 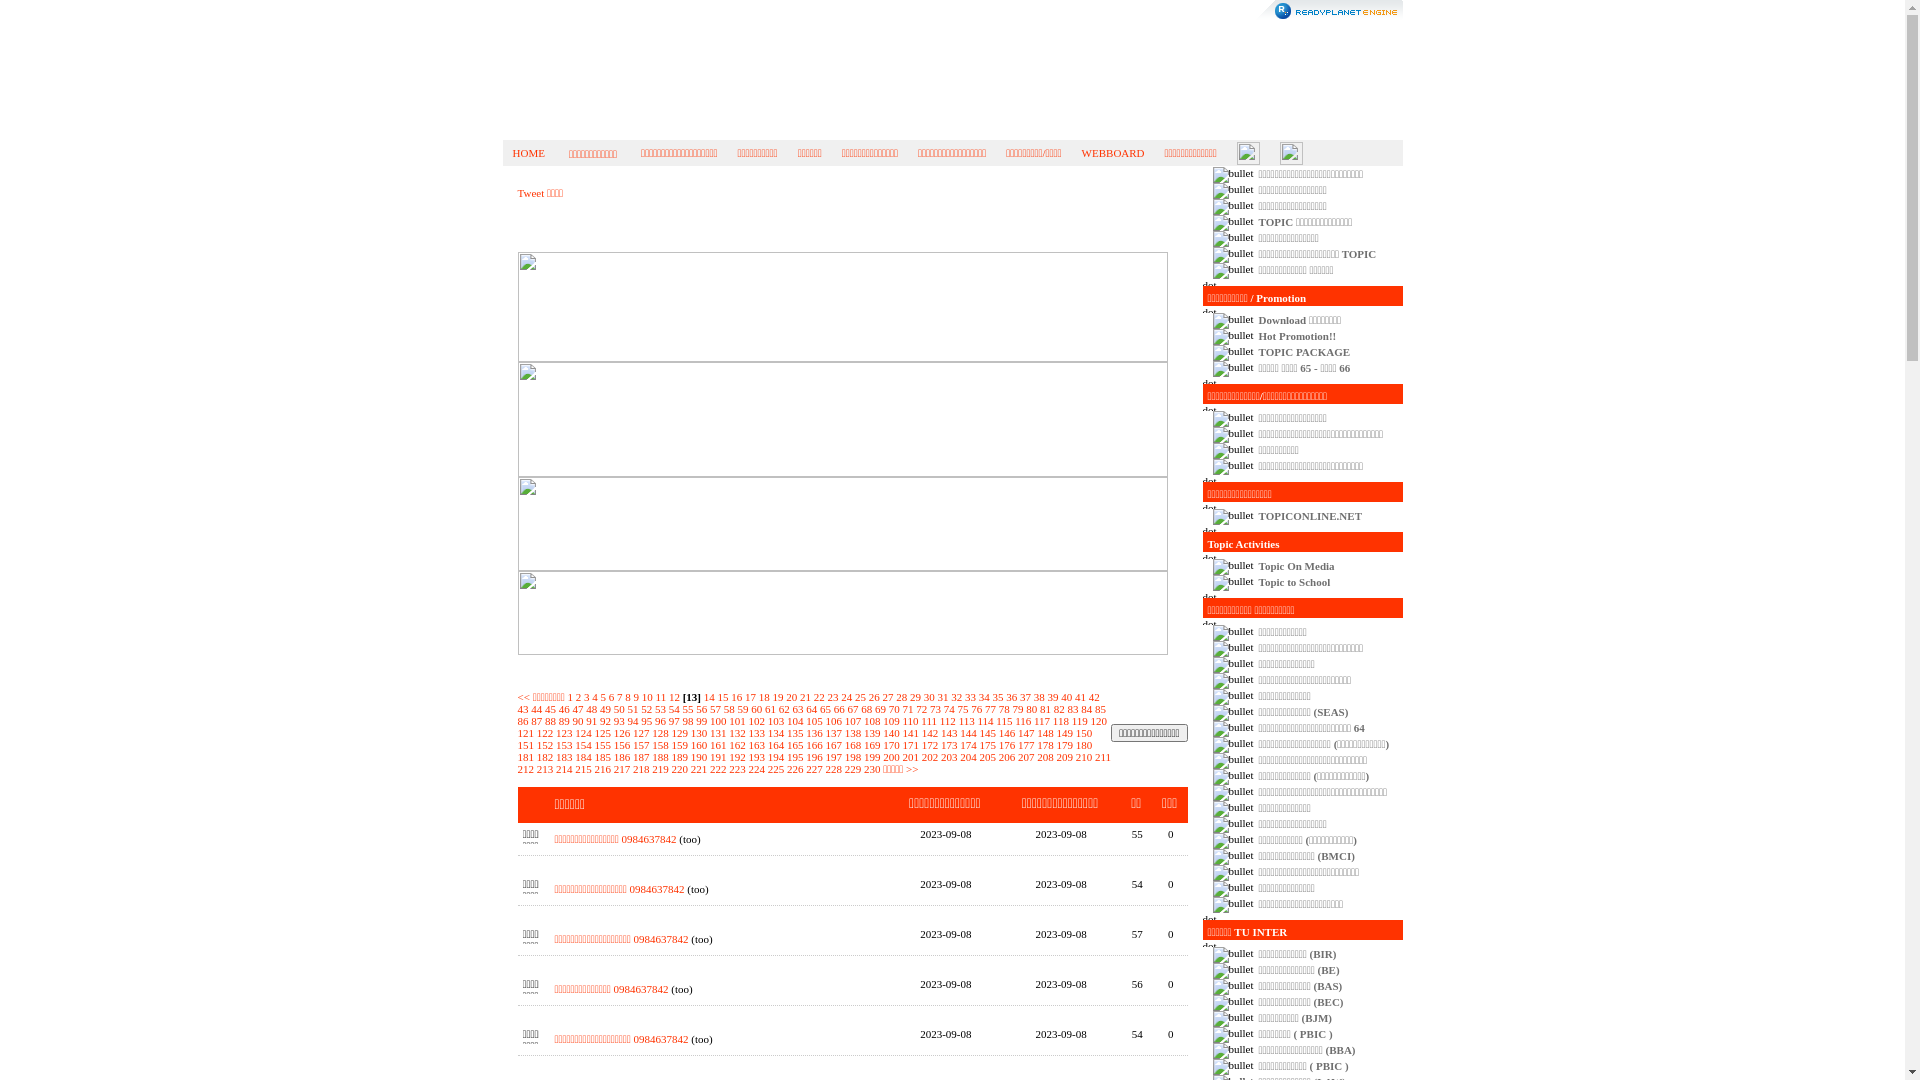 I want to click on '128', so click(x=660, y=732).